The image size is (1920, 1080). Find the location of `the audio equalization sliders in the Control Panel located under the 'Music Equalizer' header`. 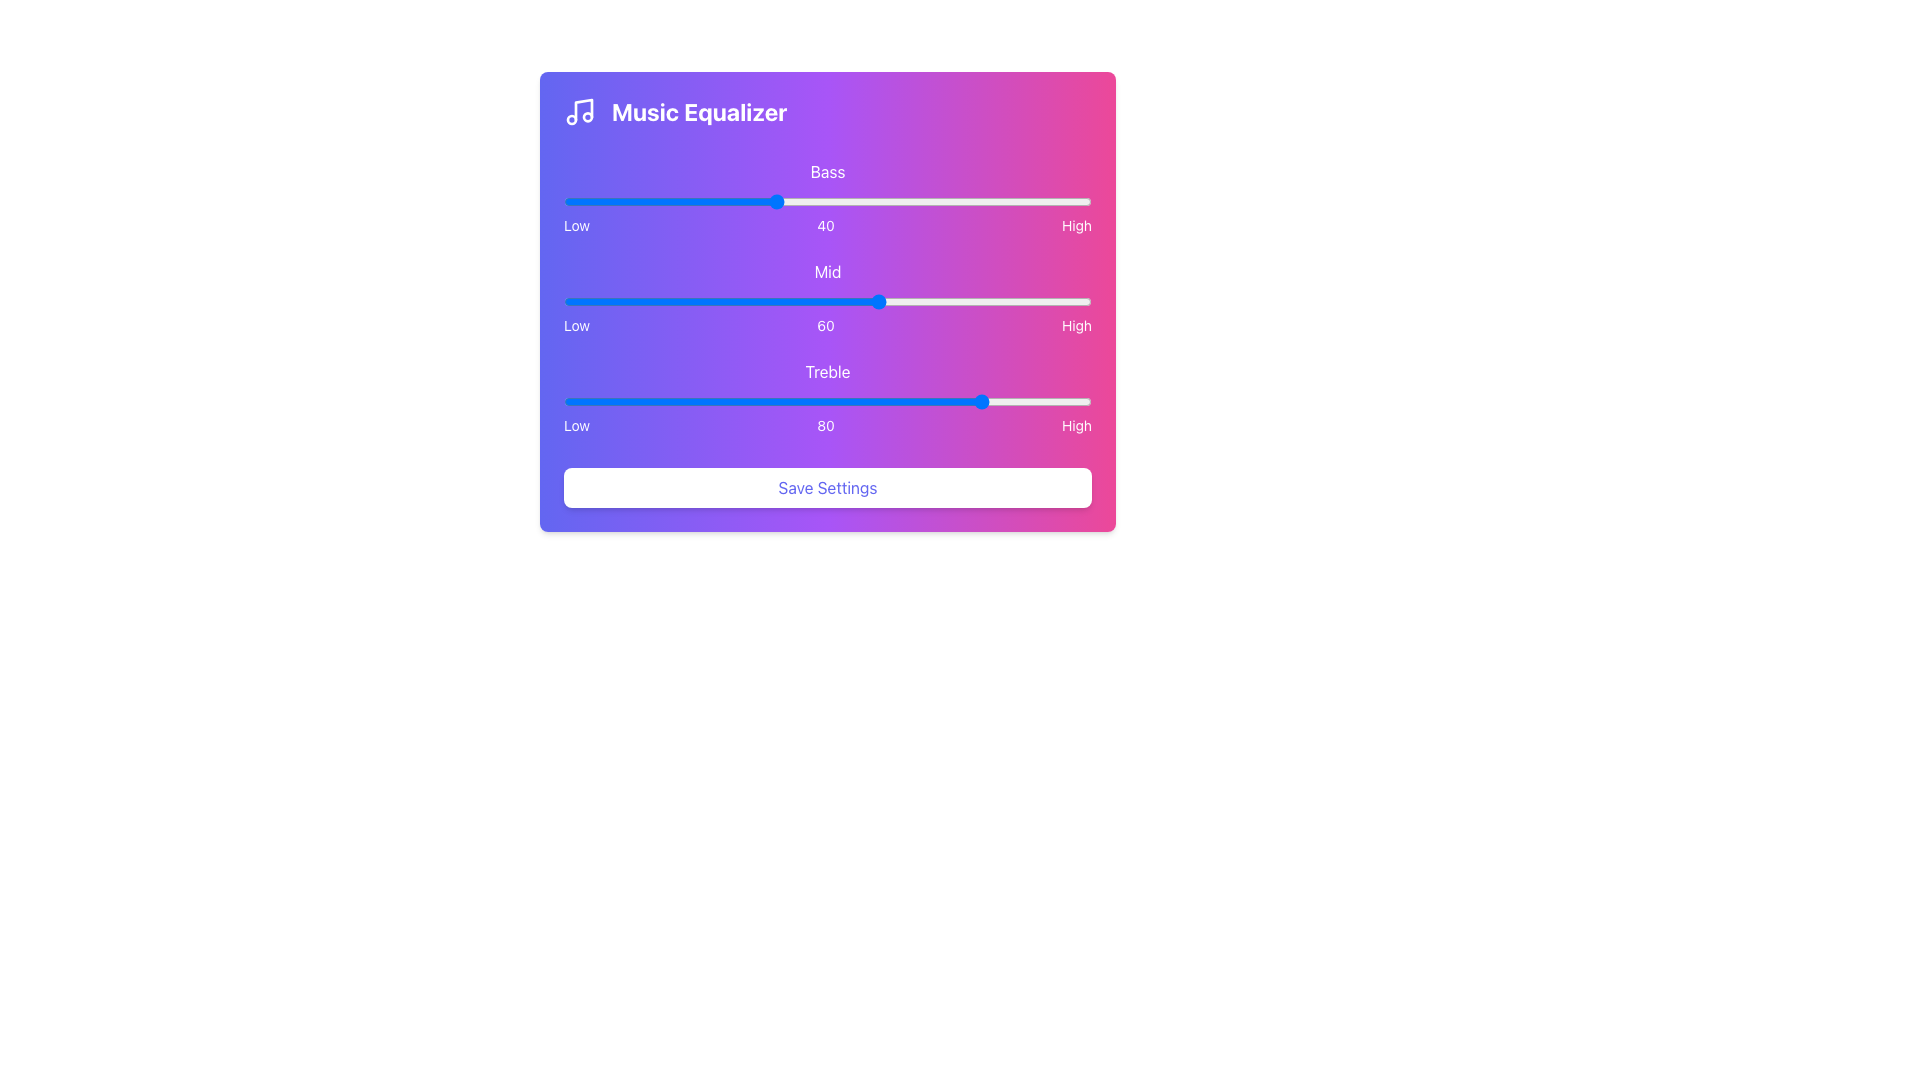

the audio equalization sliders in the Control Panel located under the 'Music Equalizer' header is located at coordinates (828, 297).